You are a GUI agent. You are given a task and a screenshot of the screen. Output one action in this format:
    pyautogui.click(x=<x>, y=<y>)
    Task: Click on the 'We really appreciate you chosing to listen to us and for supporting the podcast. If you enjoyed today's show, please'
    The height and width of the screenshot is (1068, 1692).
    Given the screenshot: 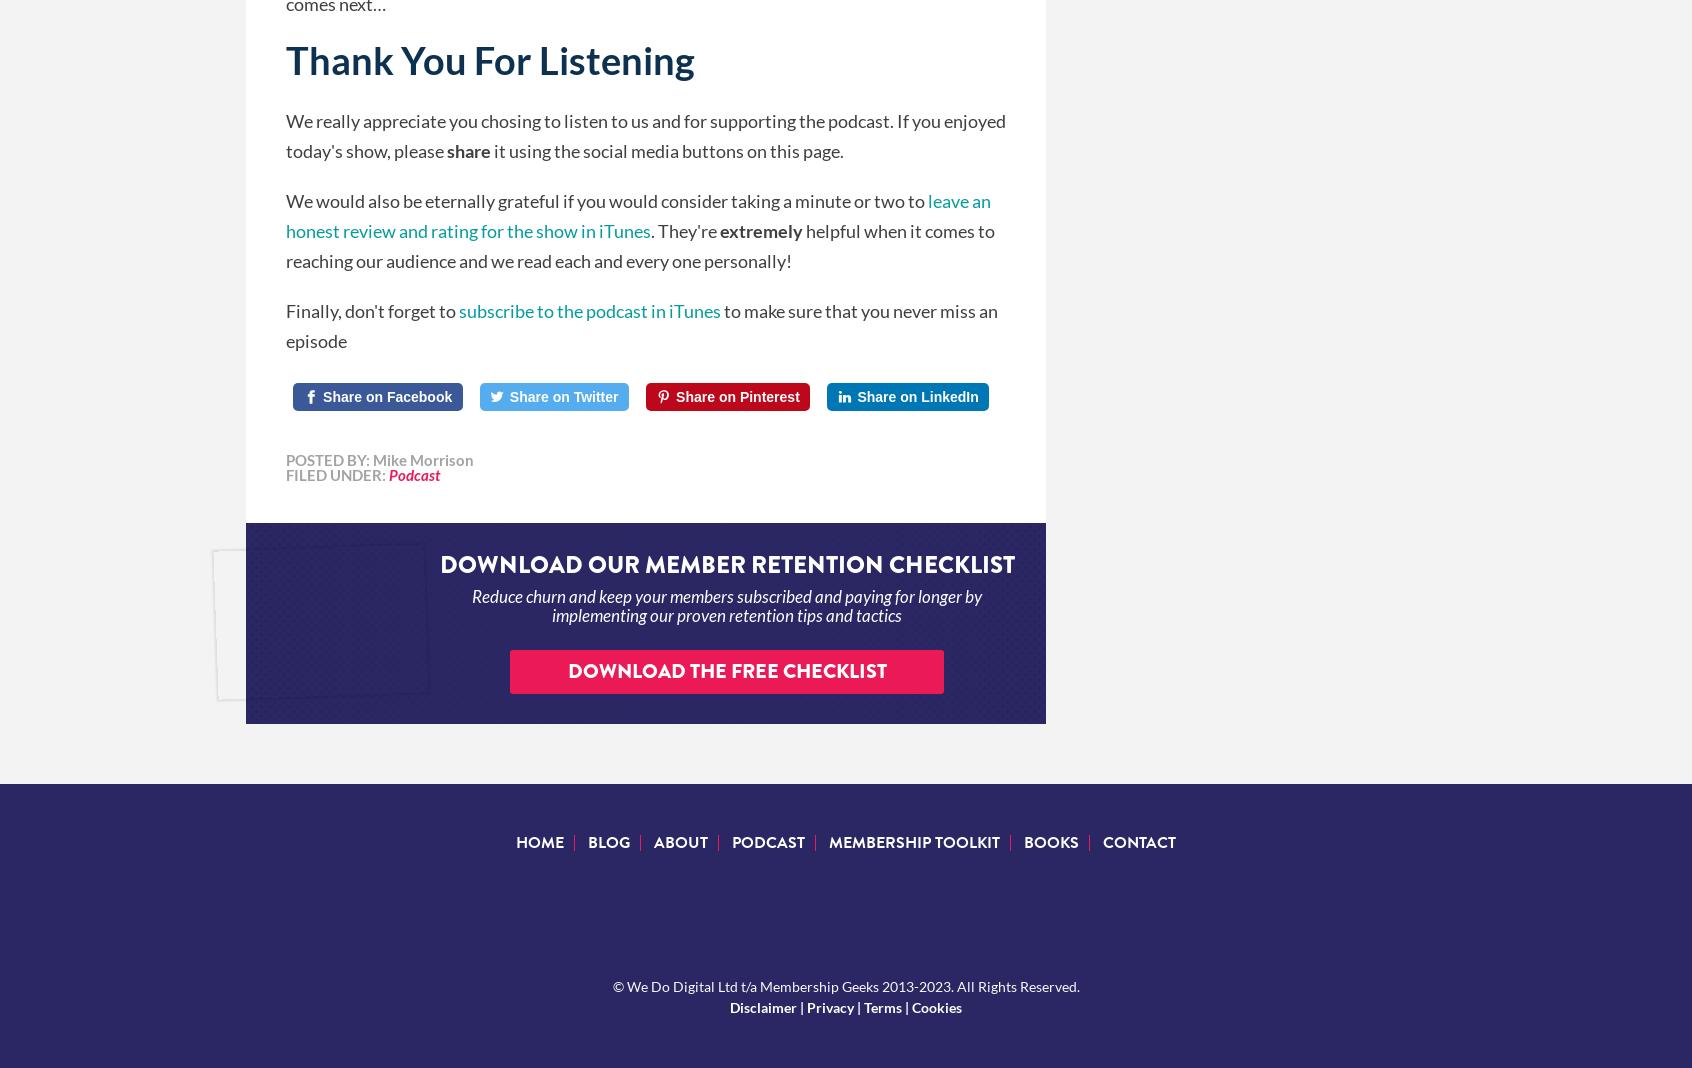 What is the action you would take?
    pyautogui.click(x=284, y=134)
    